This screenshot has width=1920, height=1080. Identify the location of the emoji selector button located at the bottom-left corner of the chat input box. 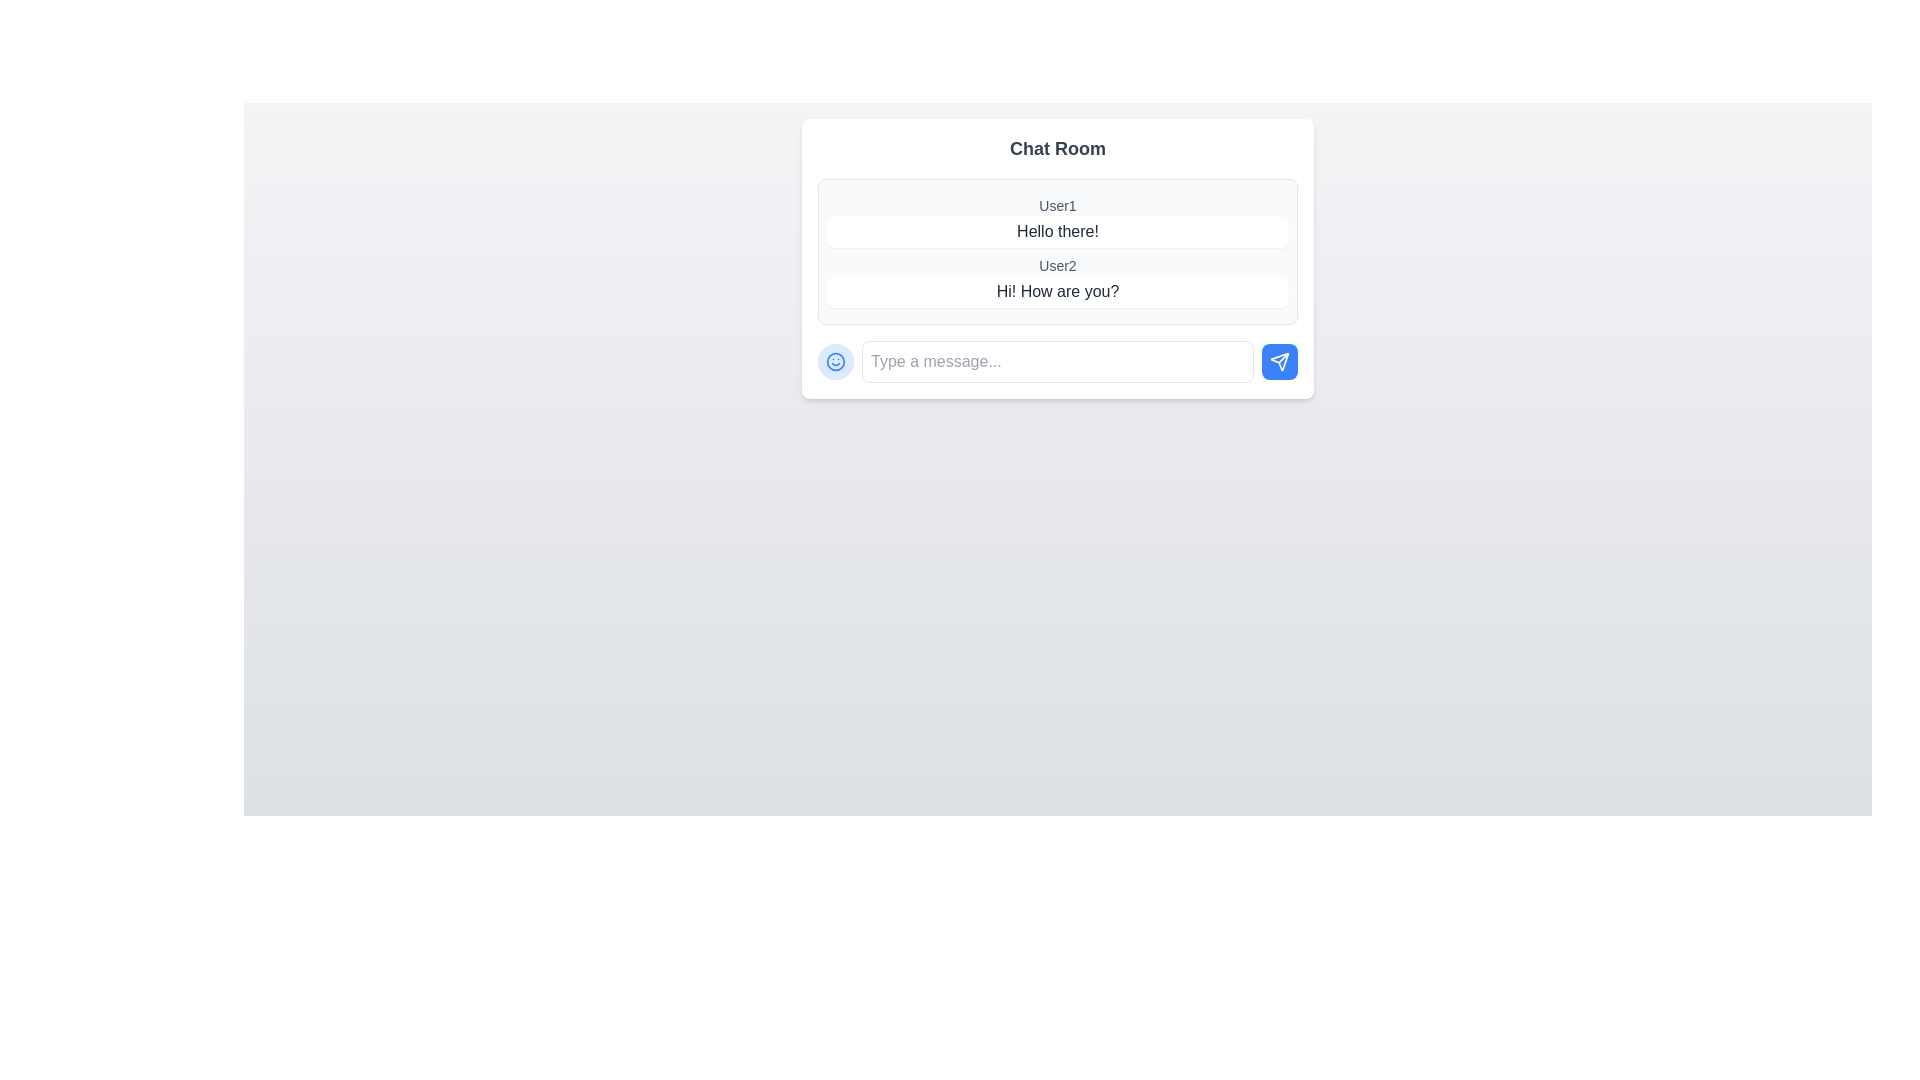
(835, 362).